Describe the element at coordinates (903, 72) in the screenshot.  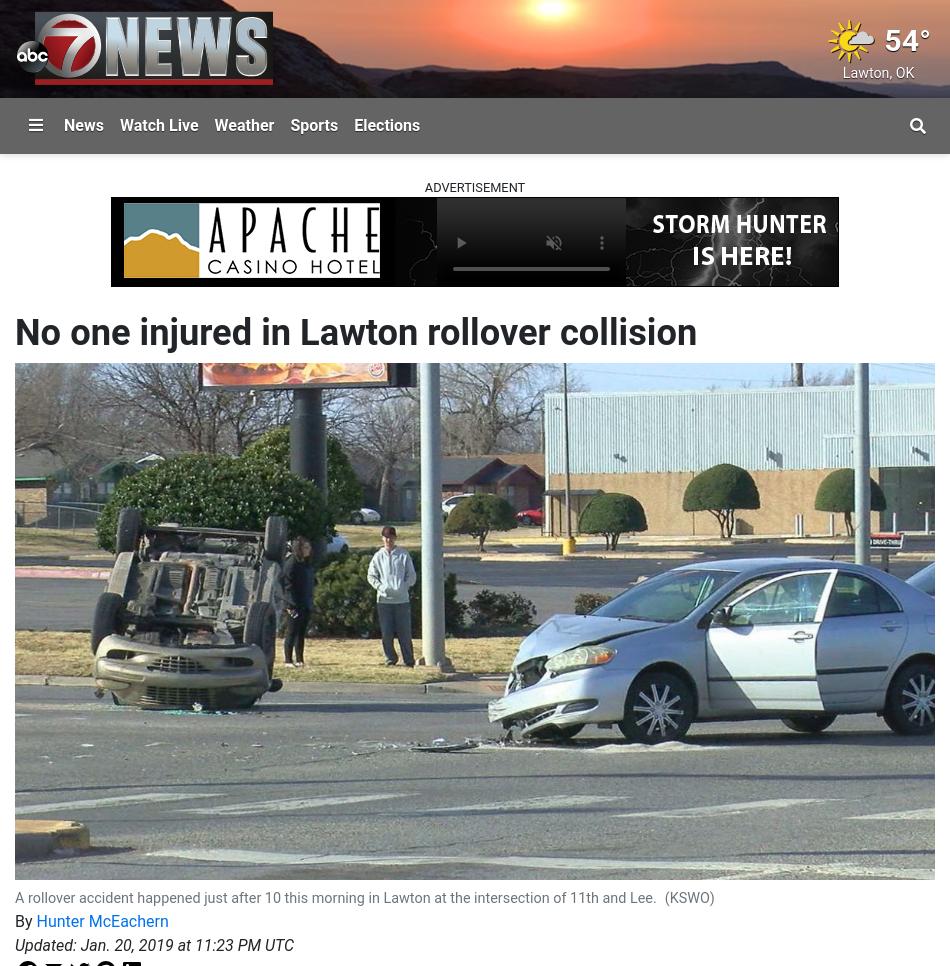
I see `'OK'` at that location.